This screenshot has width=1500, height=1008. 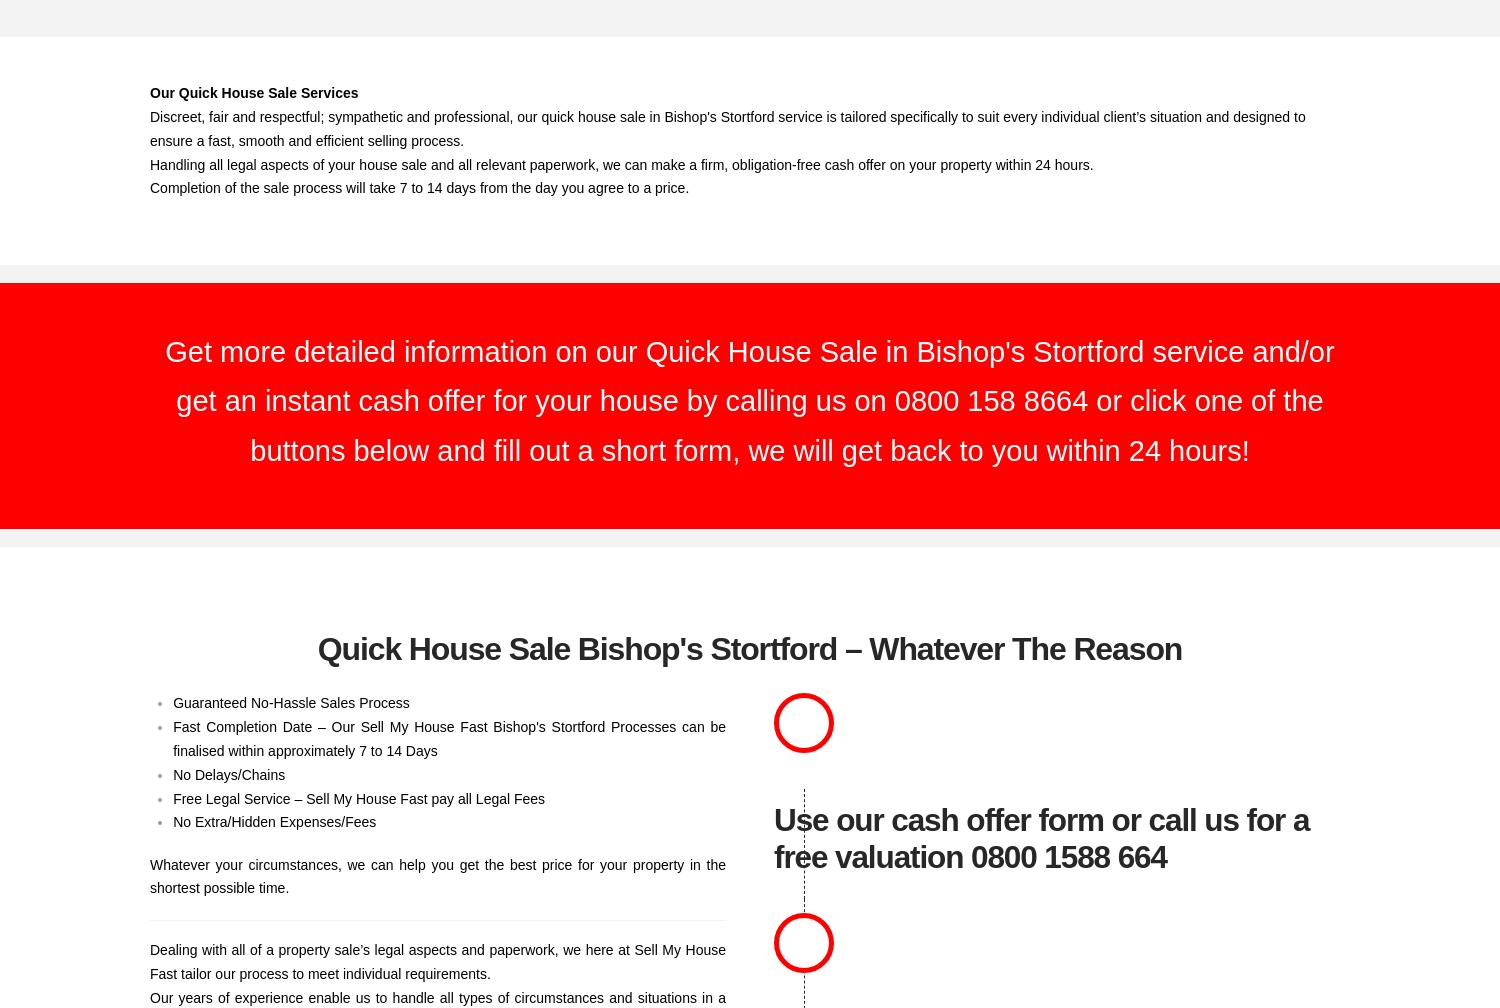 I want to click on 'Handling all legal aspects of your house sale and all relevant paperwork, we can make a firm, obligation-free cash offer on your property within 24 hours.', so click(x=620, y=164).